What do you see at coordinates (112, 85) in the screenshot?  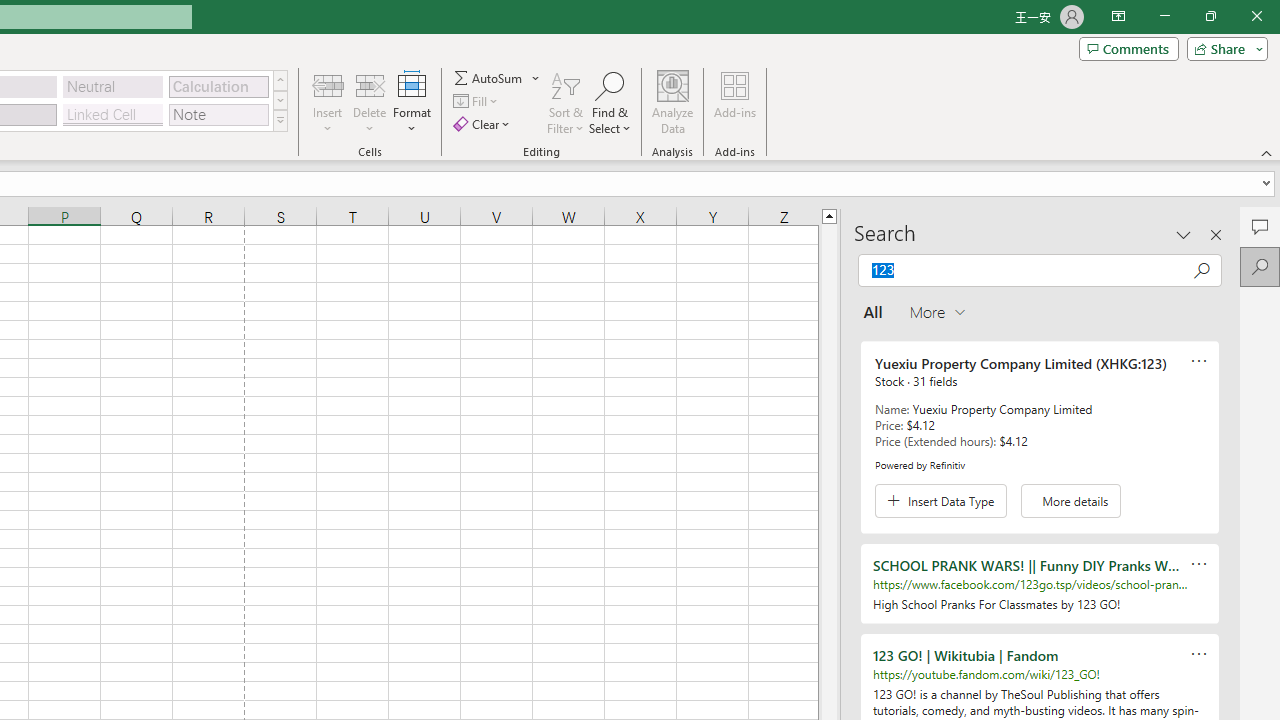 I see `'Neutral'` at bounding box center [112, 85].